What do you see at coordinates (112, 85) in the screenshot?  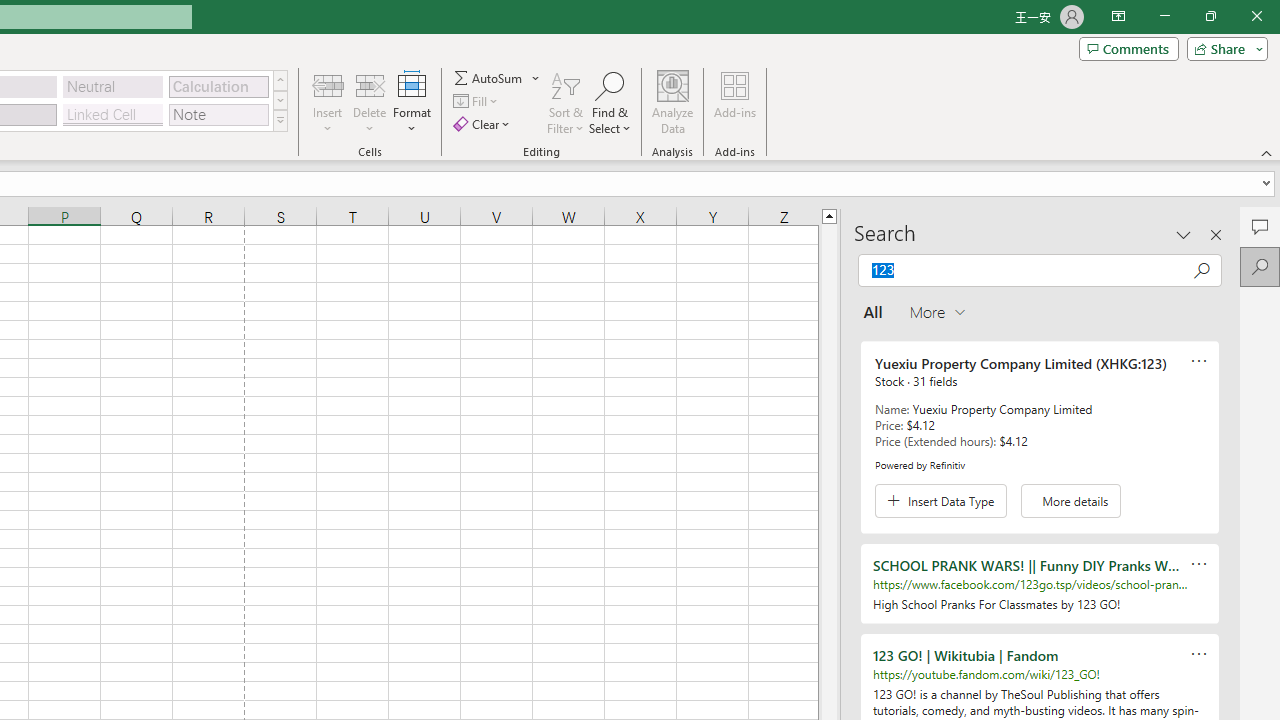 I see `'Neutral'` at bounding box center [112, 85].